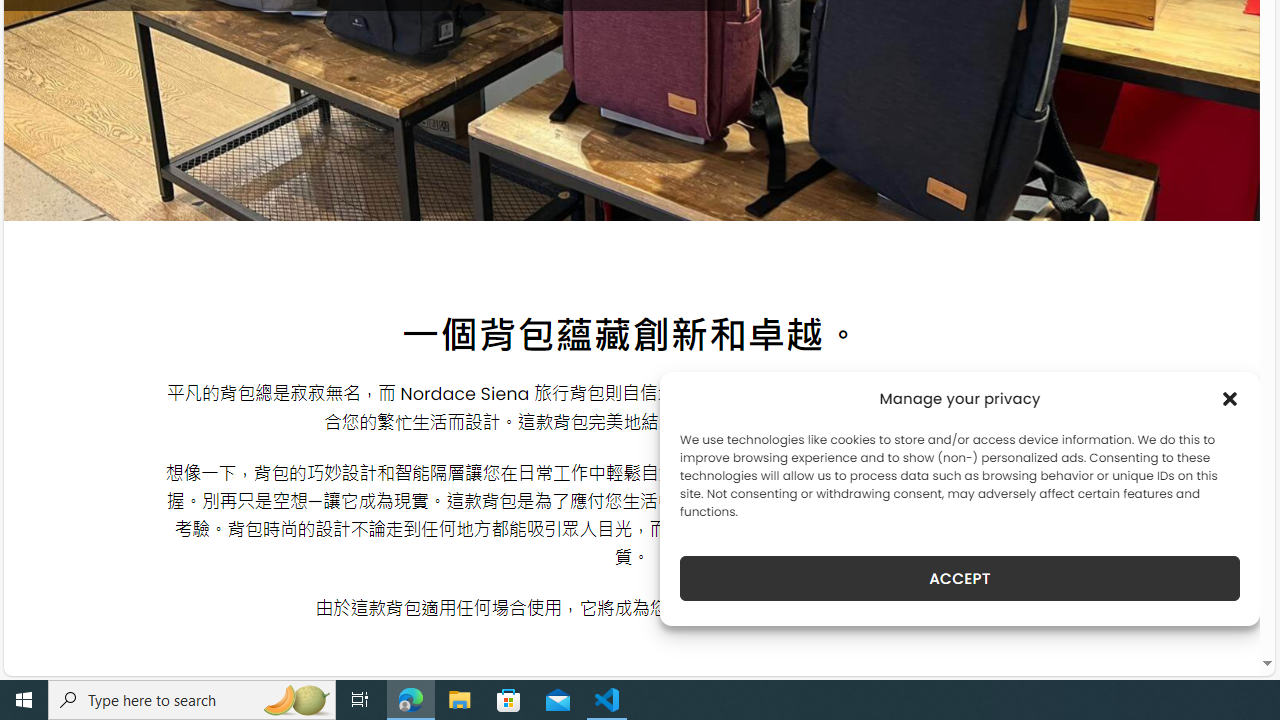  What do you see at coordinates (960, 578) in the screenshot?
I see `'ACCEPT'` at bounding box center [960, 578].